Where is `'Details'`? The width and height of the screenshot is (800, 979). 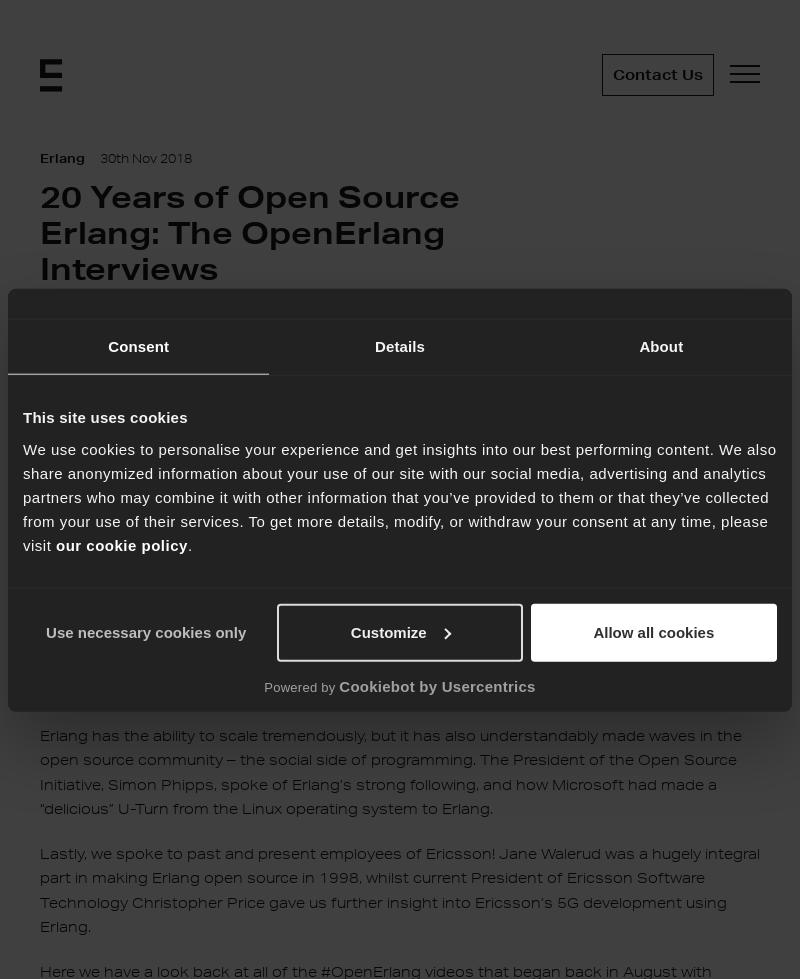 'Details' is located at coordinates (374, 345).